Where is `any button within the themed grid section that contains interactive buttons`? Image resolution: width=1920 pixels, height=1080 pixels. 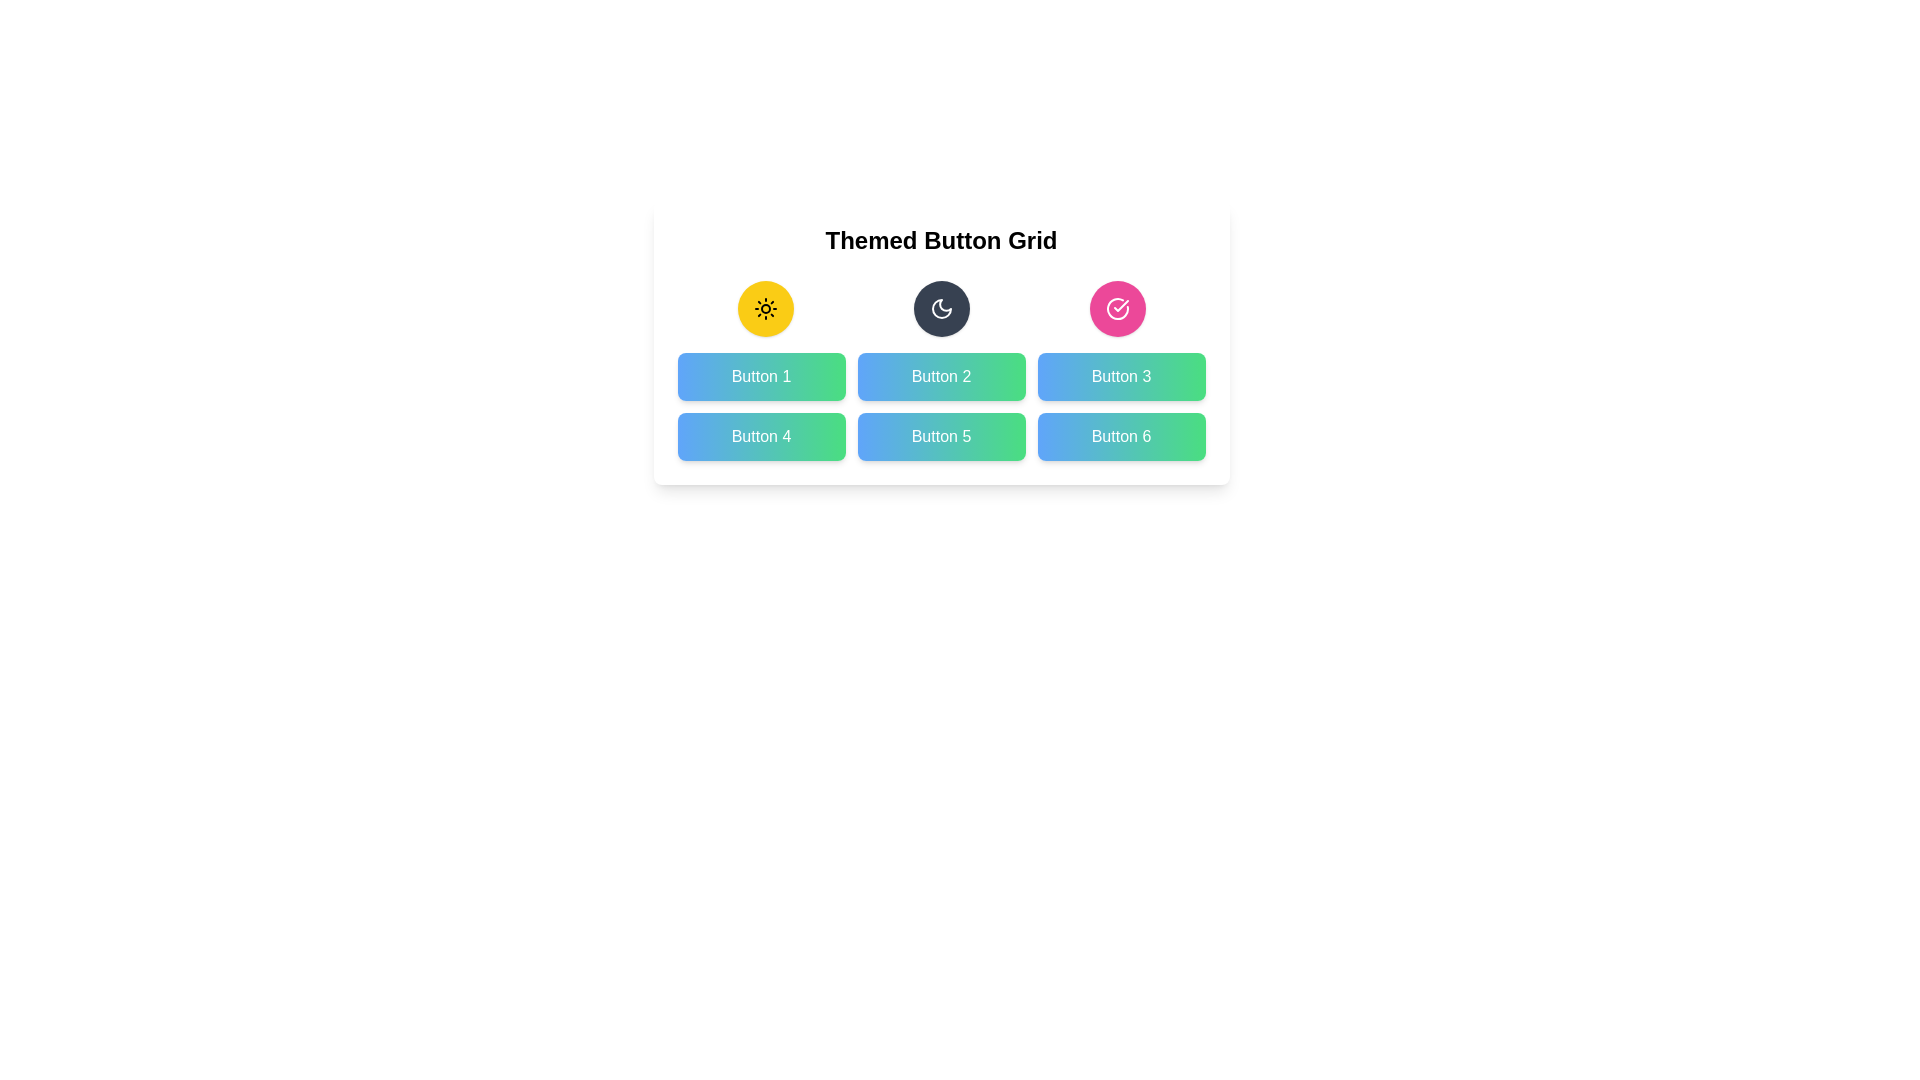 any button within the themed grid section that contains interactive buttons is located at coordinates (940, 342).